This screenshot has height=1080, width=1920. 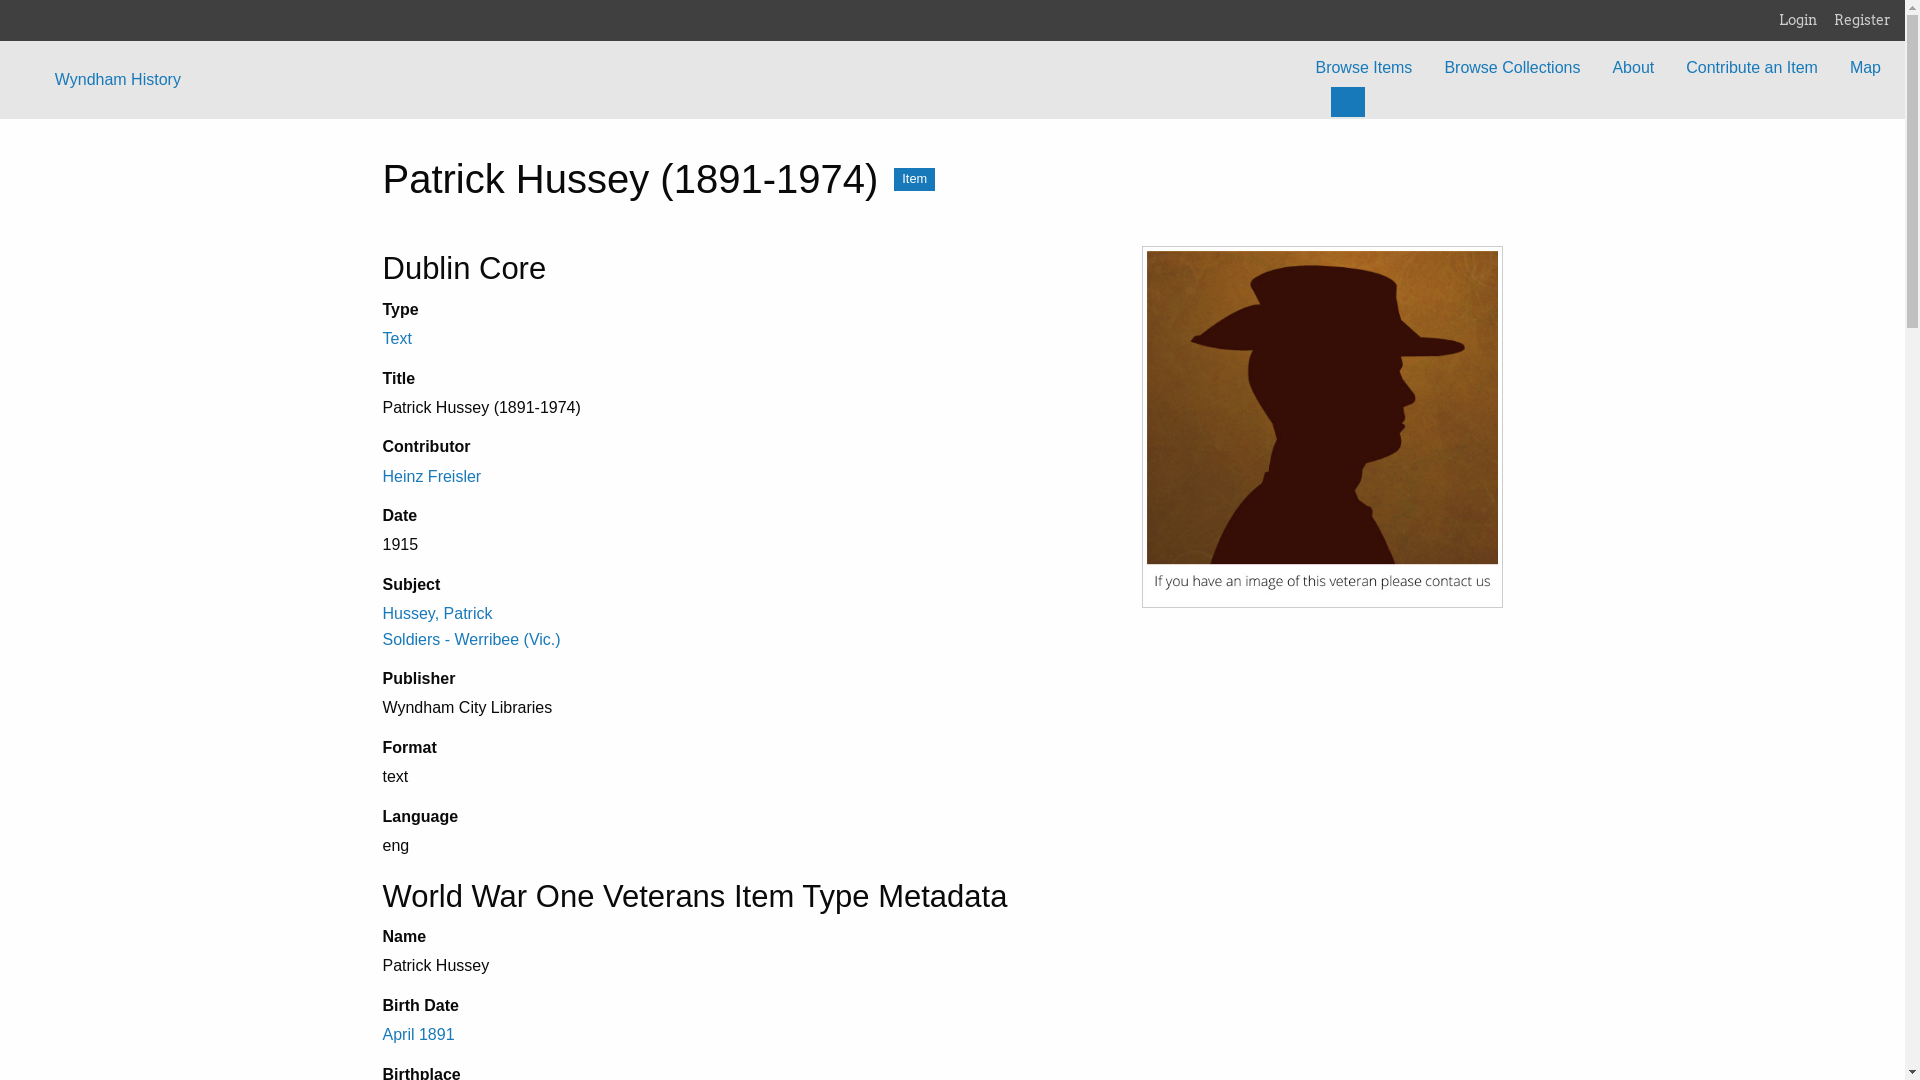 I want to click on 'Soldiers - Werribee (Vic.)', so click(x=469, y=639).